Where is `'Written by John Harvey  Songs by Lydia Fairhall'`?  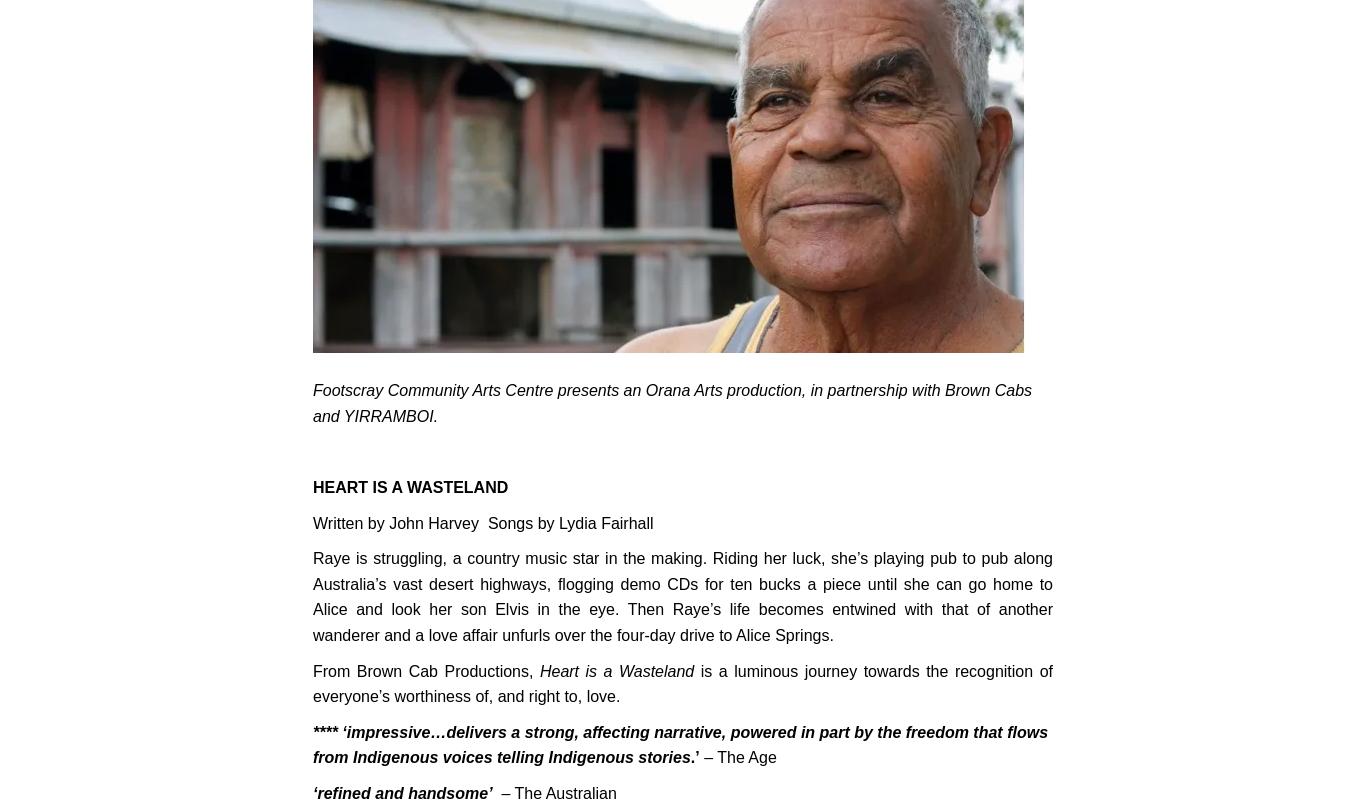
'Written by John Harvey  Songs by Lydia Fairhall' is located at coordinates (483, 522).